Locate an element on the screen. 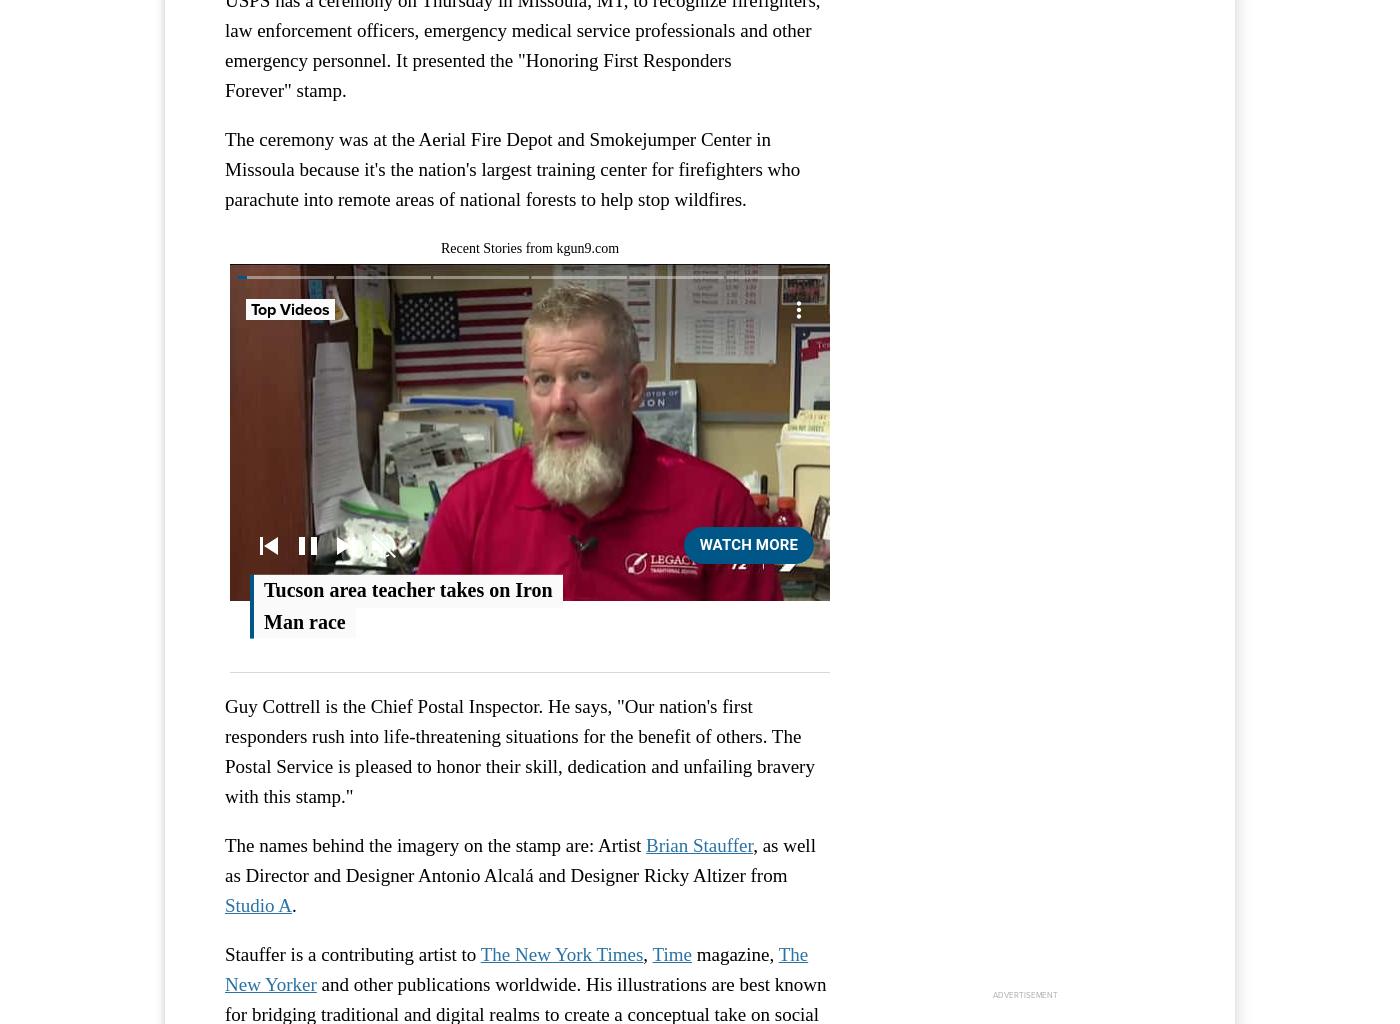 The height and width of the screenshot is (1024, 1400). 'magazine,' is located at coordinates (733, 954).